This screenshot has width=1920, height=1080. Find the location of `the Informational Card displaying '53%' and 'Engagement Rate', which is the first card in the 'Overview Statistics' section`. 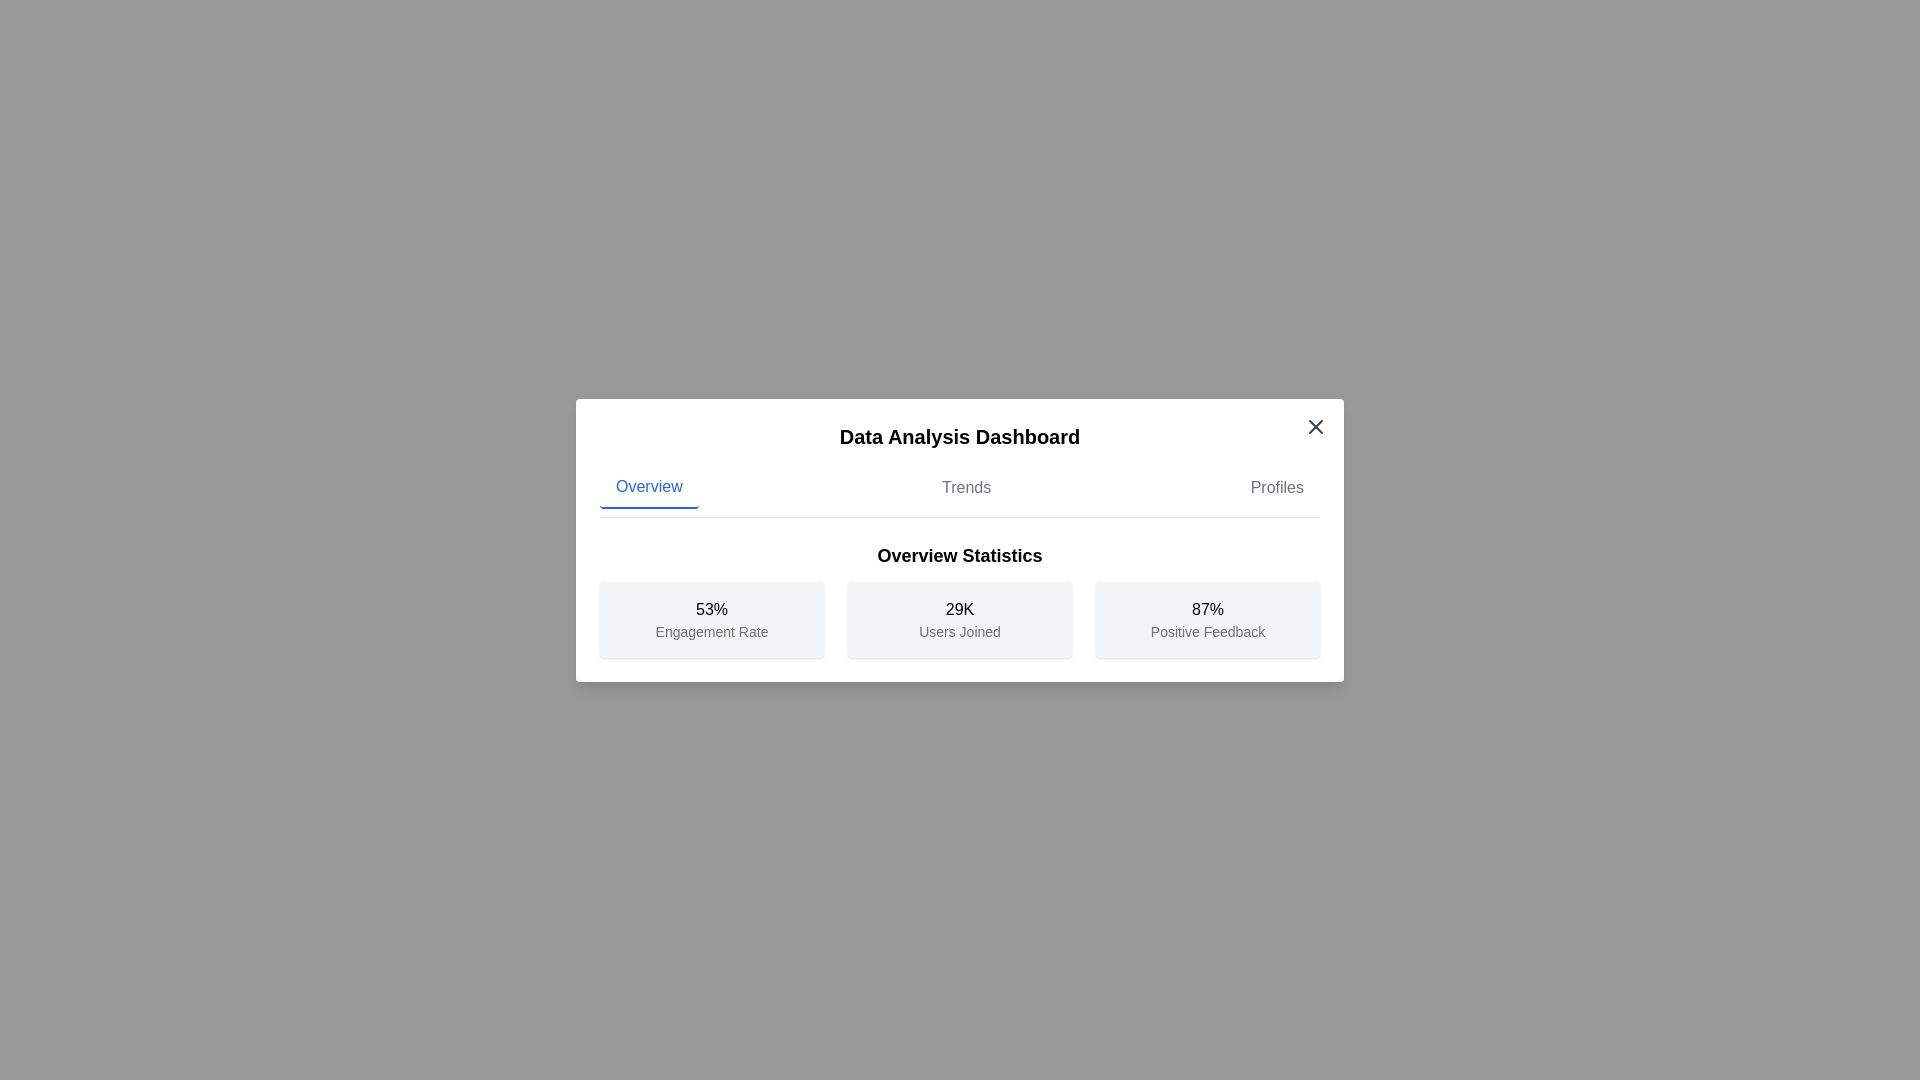

the Informational Card displaying '53%' and 'Engagement Rate', which is the first card in the 'Overview Statistics' section is located at coordinates (711, 618).